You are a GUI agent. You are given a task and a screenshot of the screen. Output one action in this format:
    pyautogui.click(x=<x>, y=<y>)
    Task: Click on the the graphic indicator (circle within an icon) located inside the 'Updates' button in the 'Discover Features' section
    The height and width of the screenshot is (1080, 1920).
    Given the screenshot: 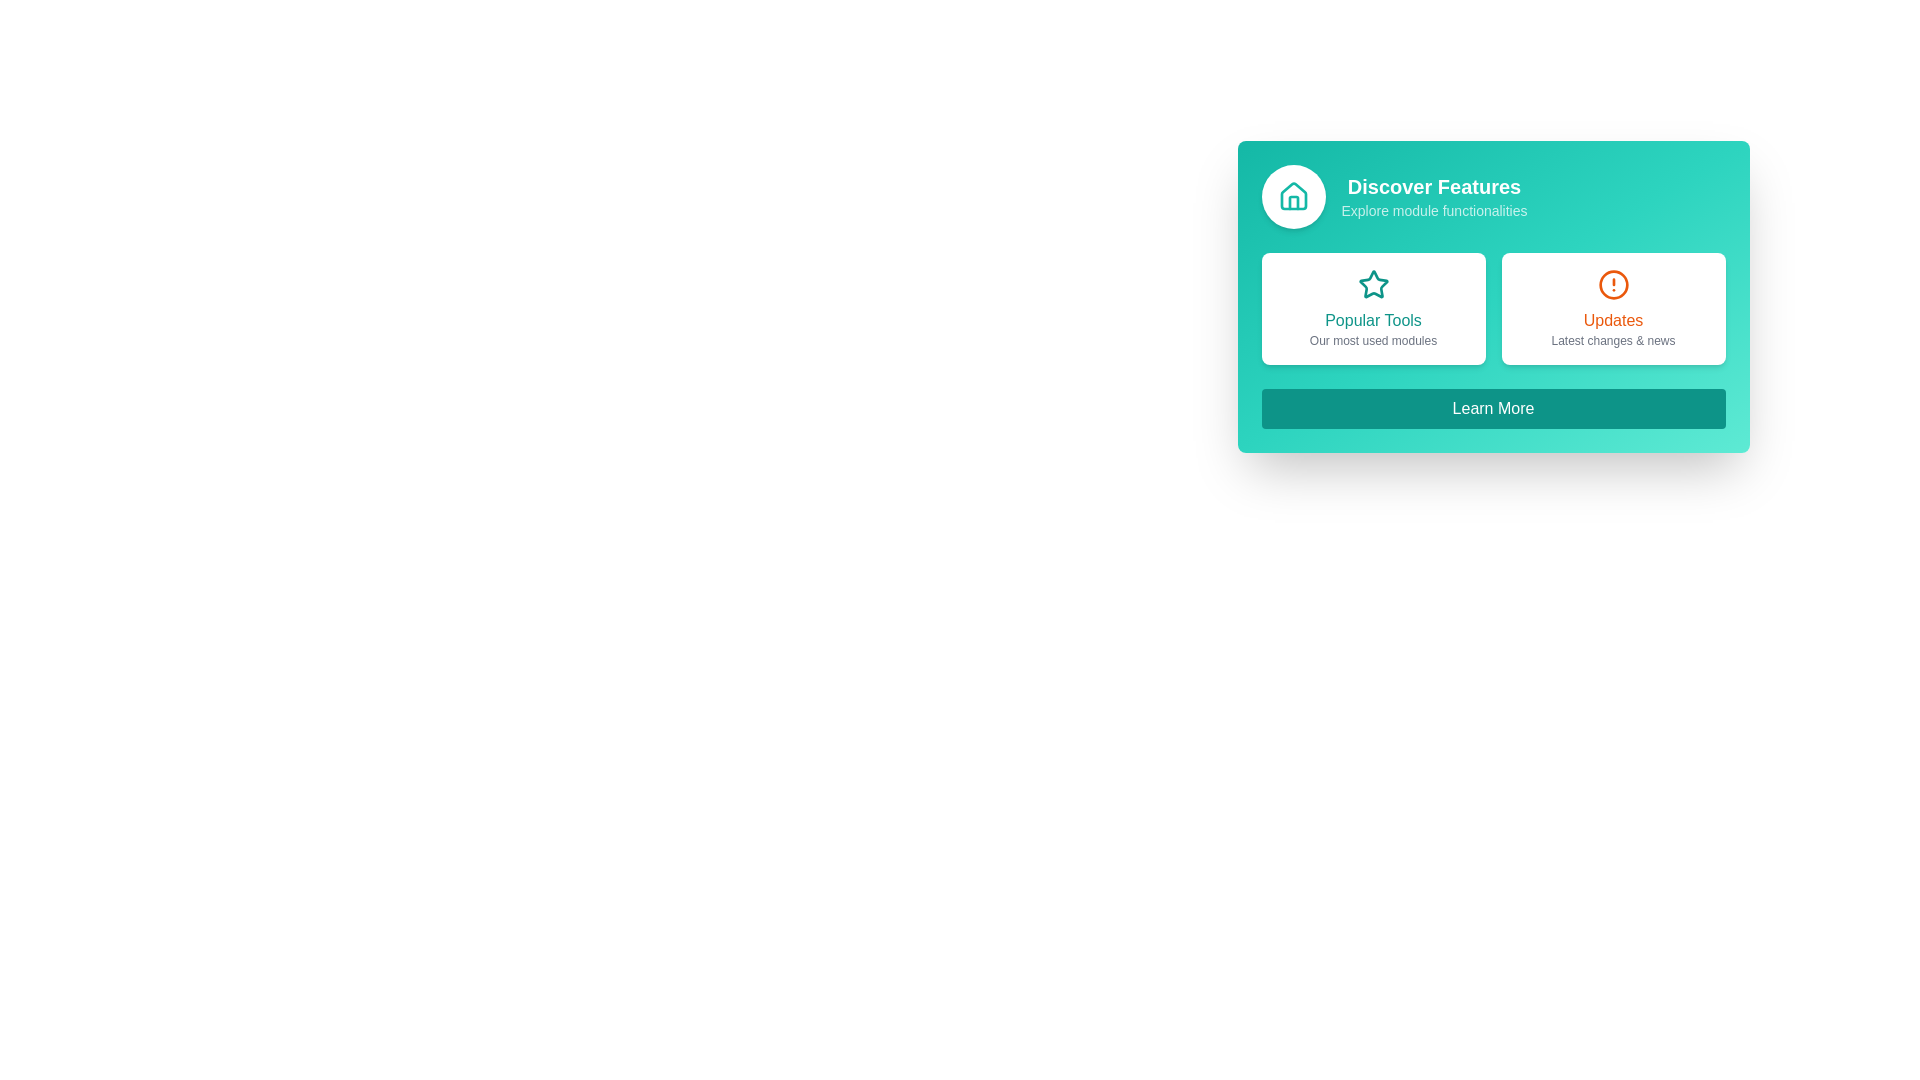 What is the action you would take?
    pyautogui.click(x=1613, y=285)
    